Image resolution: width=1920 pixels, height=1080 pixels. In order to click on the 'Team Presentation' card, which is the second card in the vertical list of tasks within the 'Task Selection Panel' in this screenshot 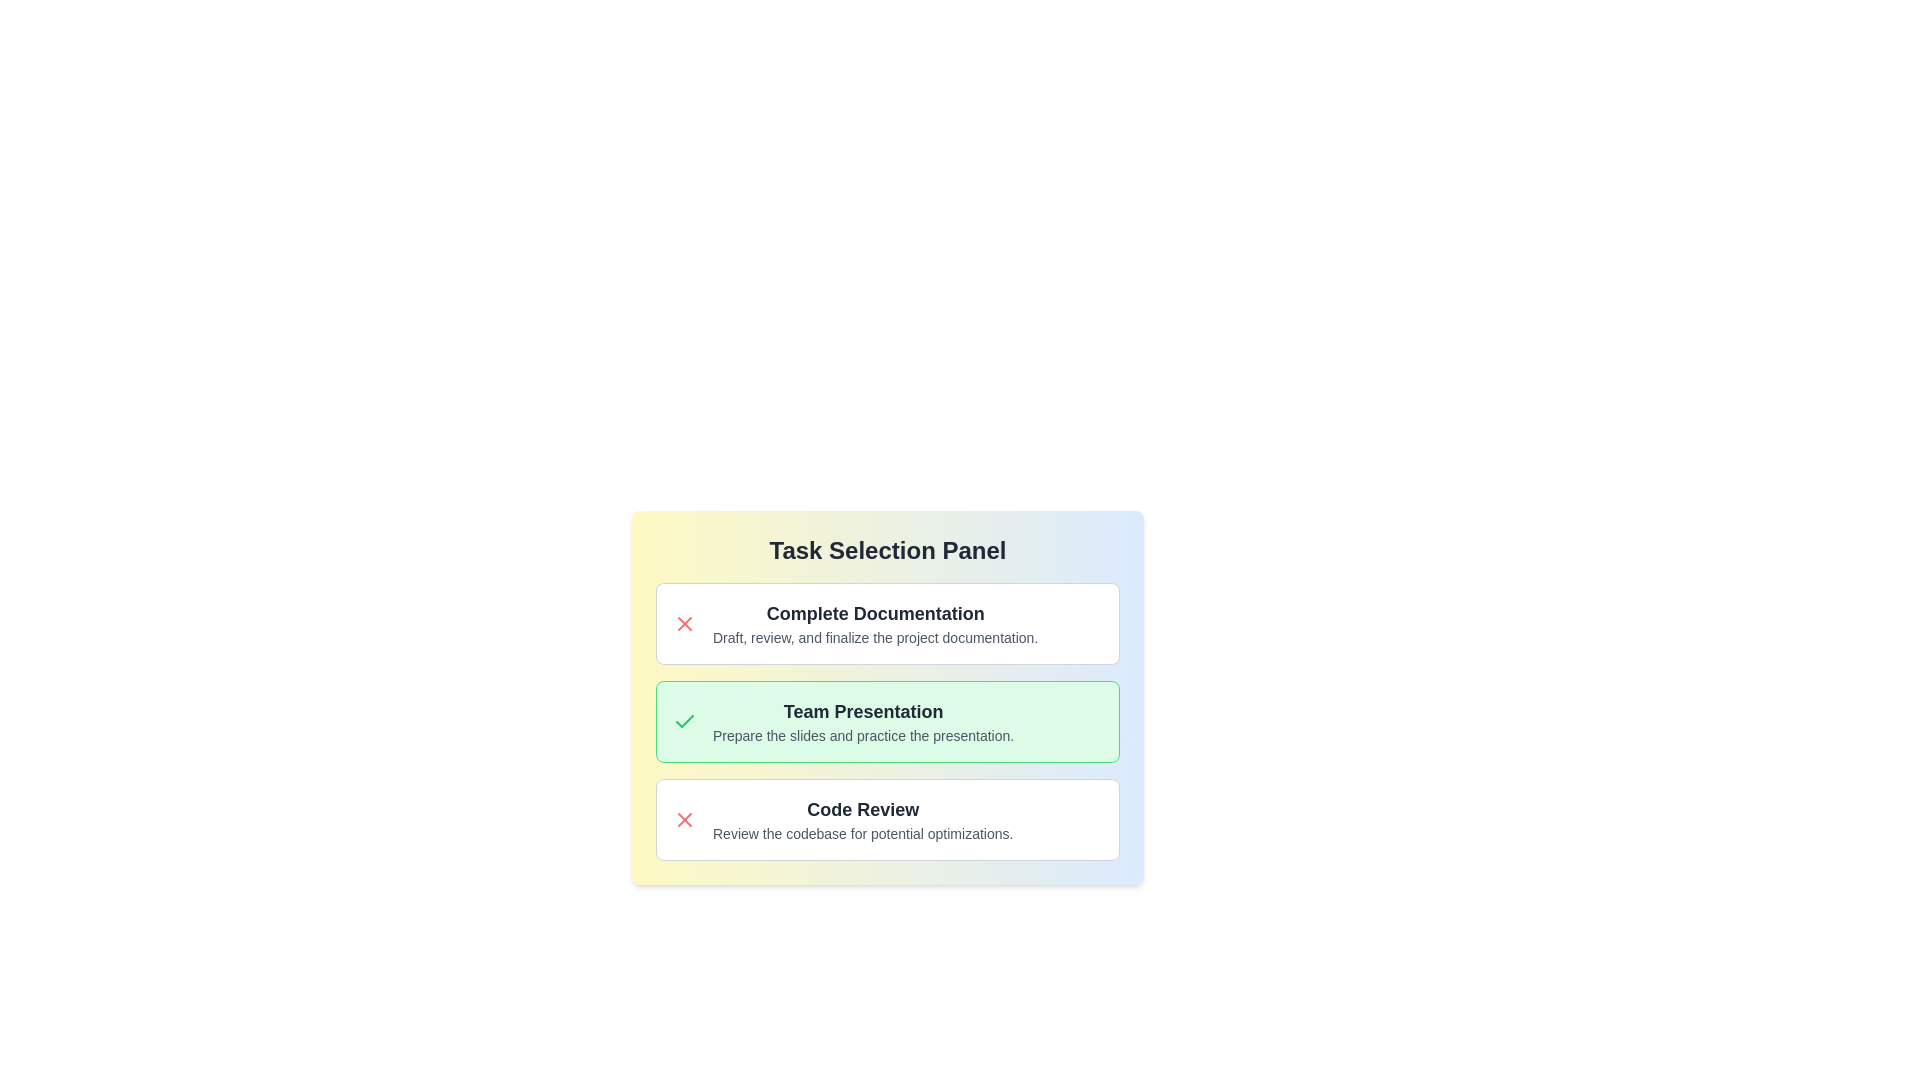, I will do `click(887, 721)`.